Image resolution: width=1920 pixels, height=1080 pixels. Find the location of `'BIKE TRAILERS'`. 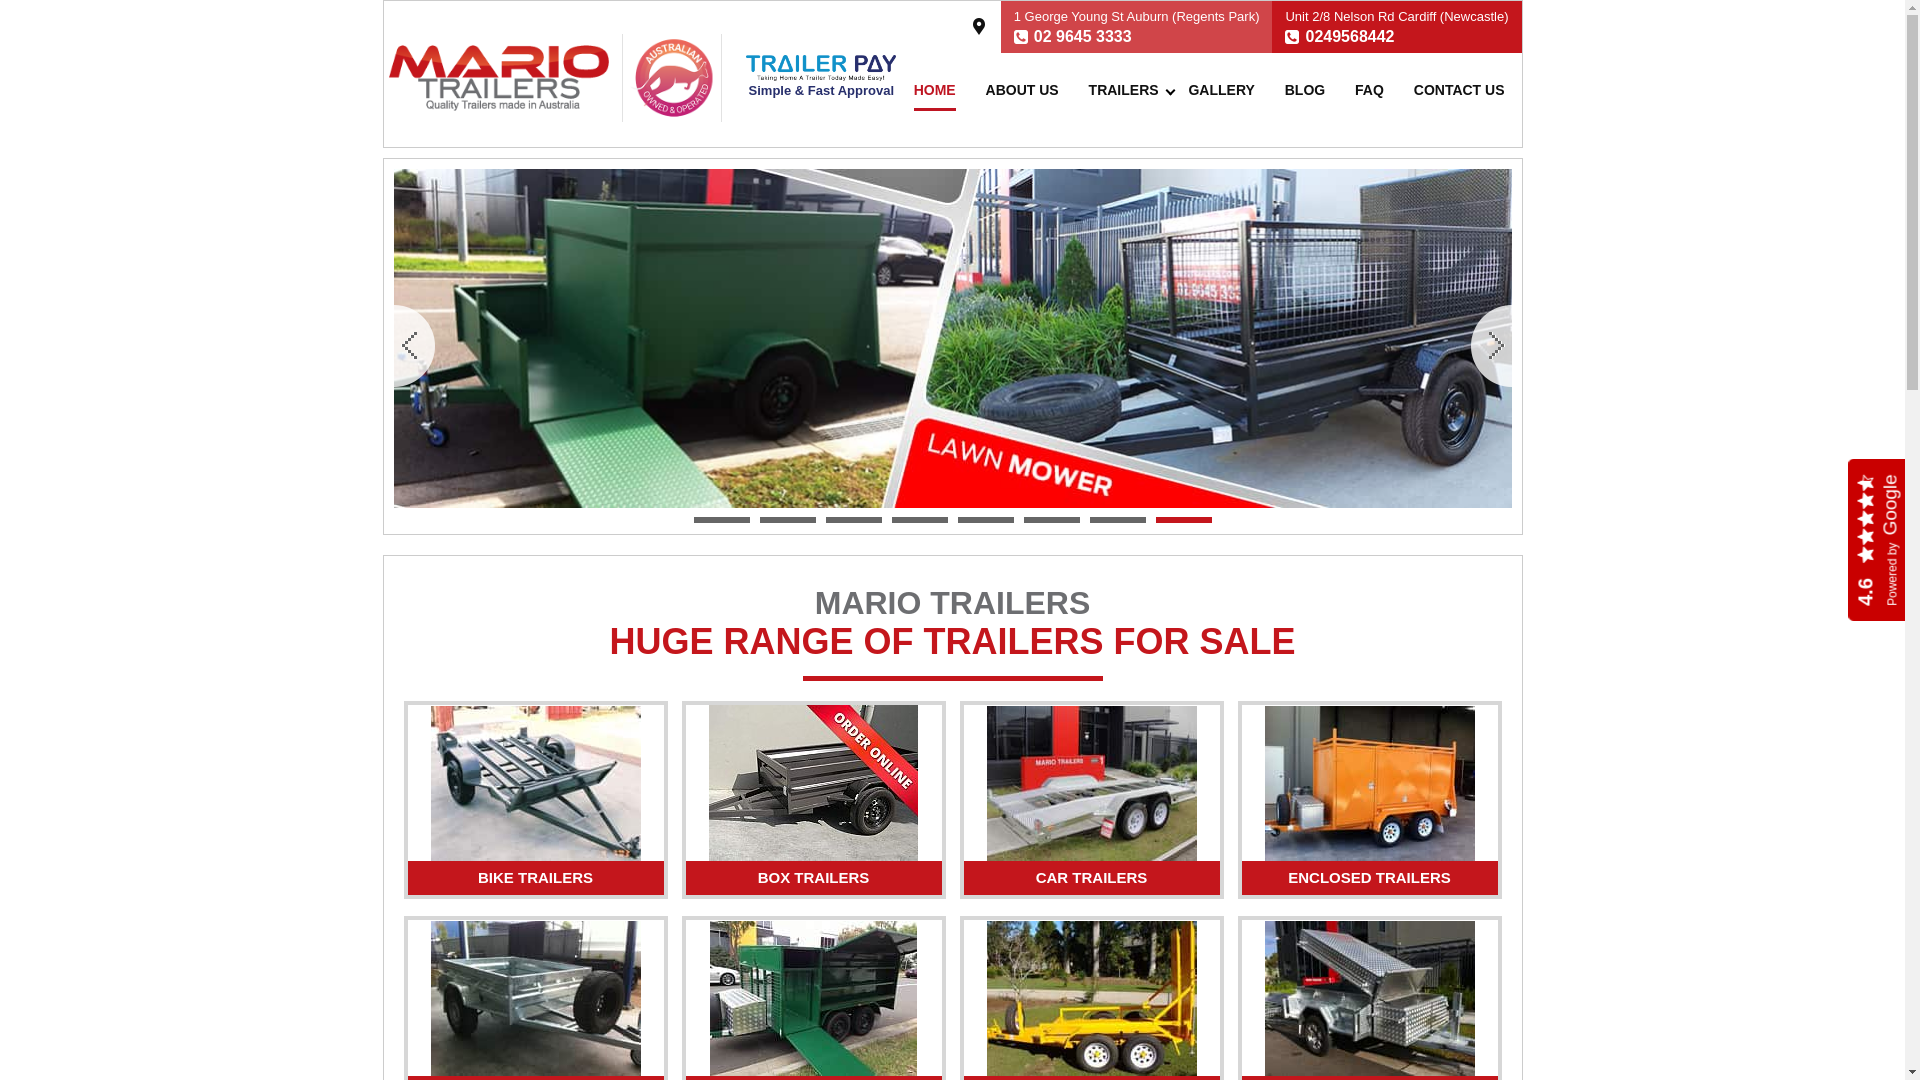

'BIKE TRAILERS' is located at coordinates (536, 878).